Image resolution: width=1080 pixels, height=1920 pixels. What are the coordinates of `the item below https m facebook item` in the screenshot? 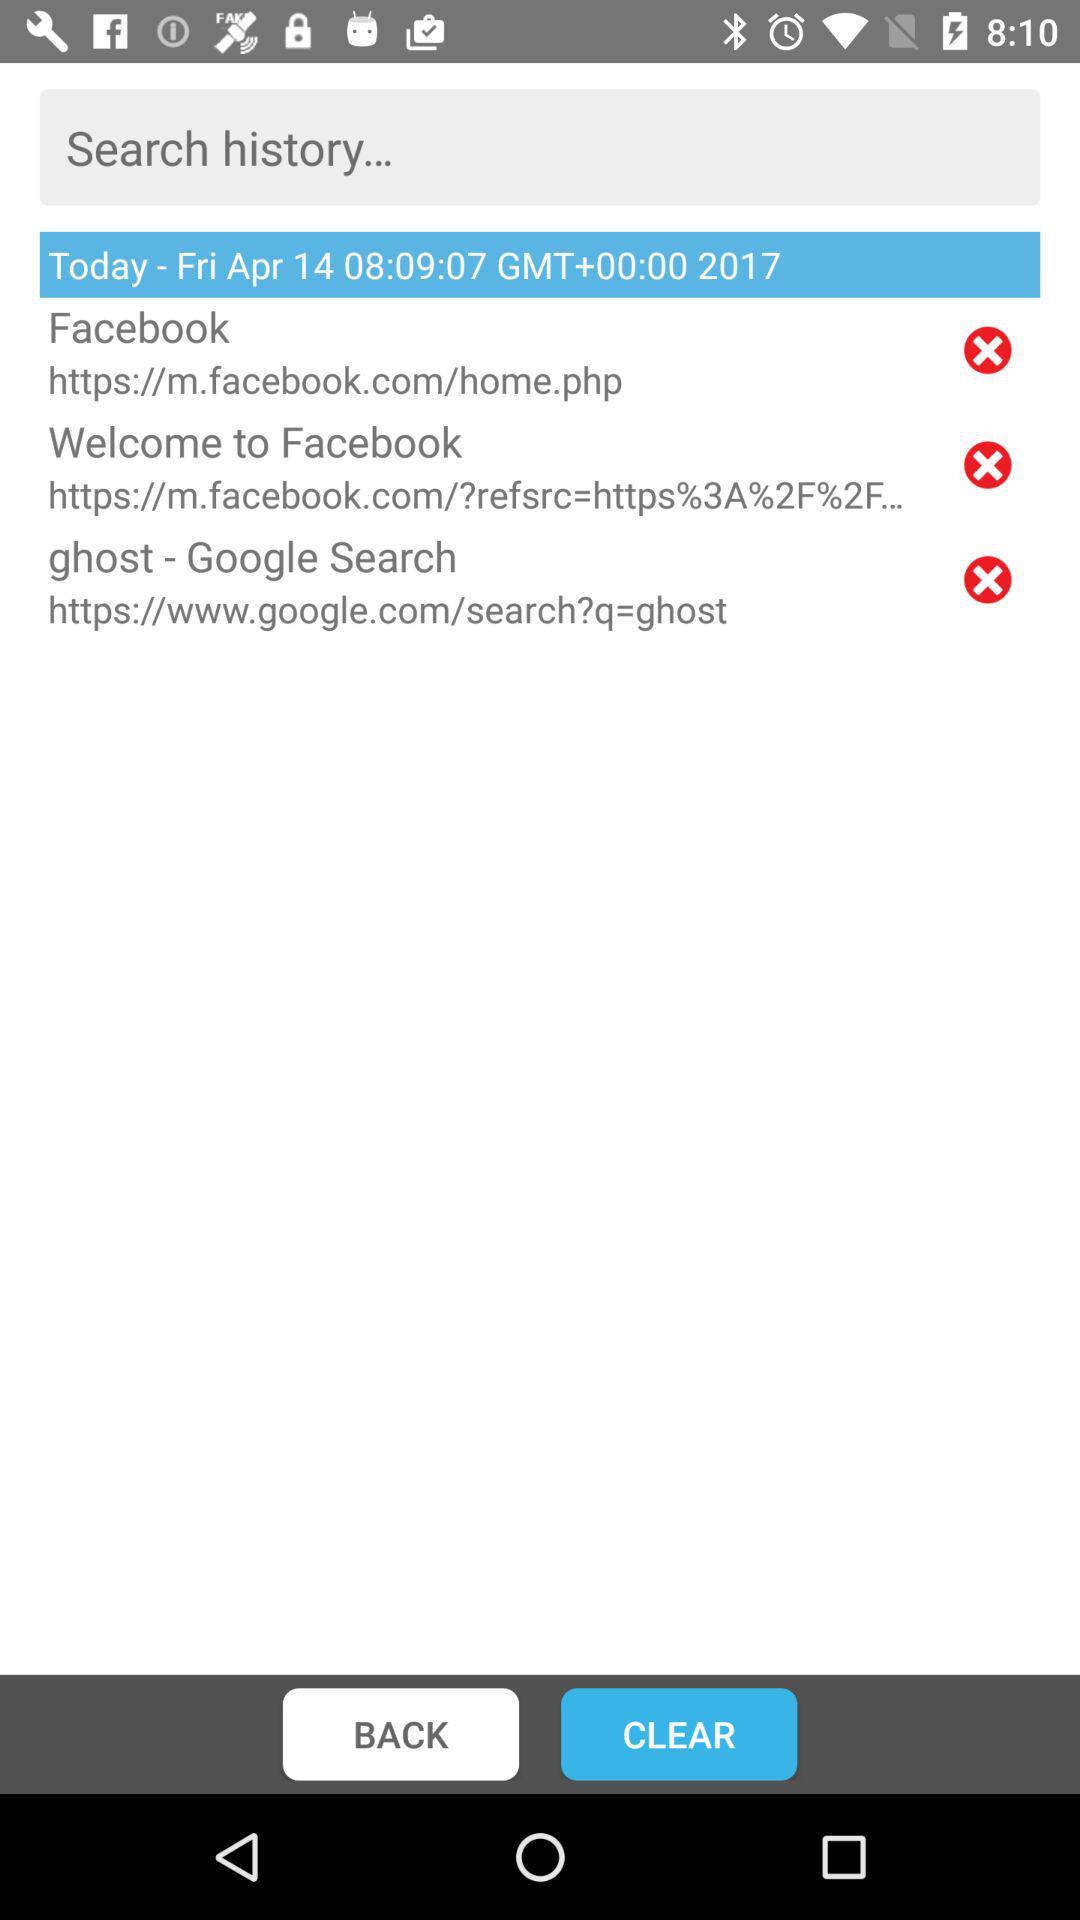 It's located at (487, 440).